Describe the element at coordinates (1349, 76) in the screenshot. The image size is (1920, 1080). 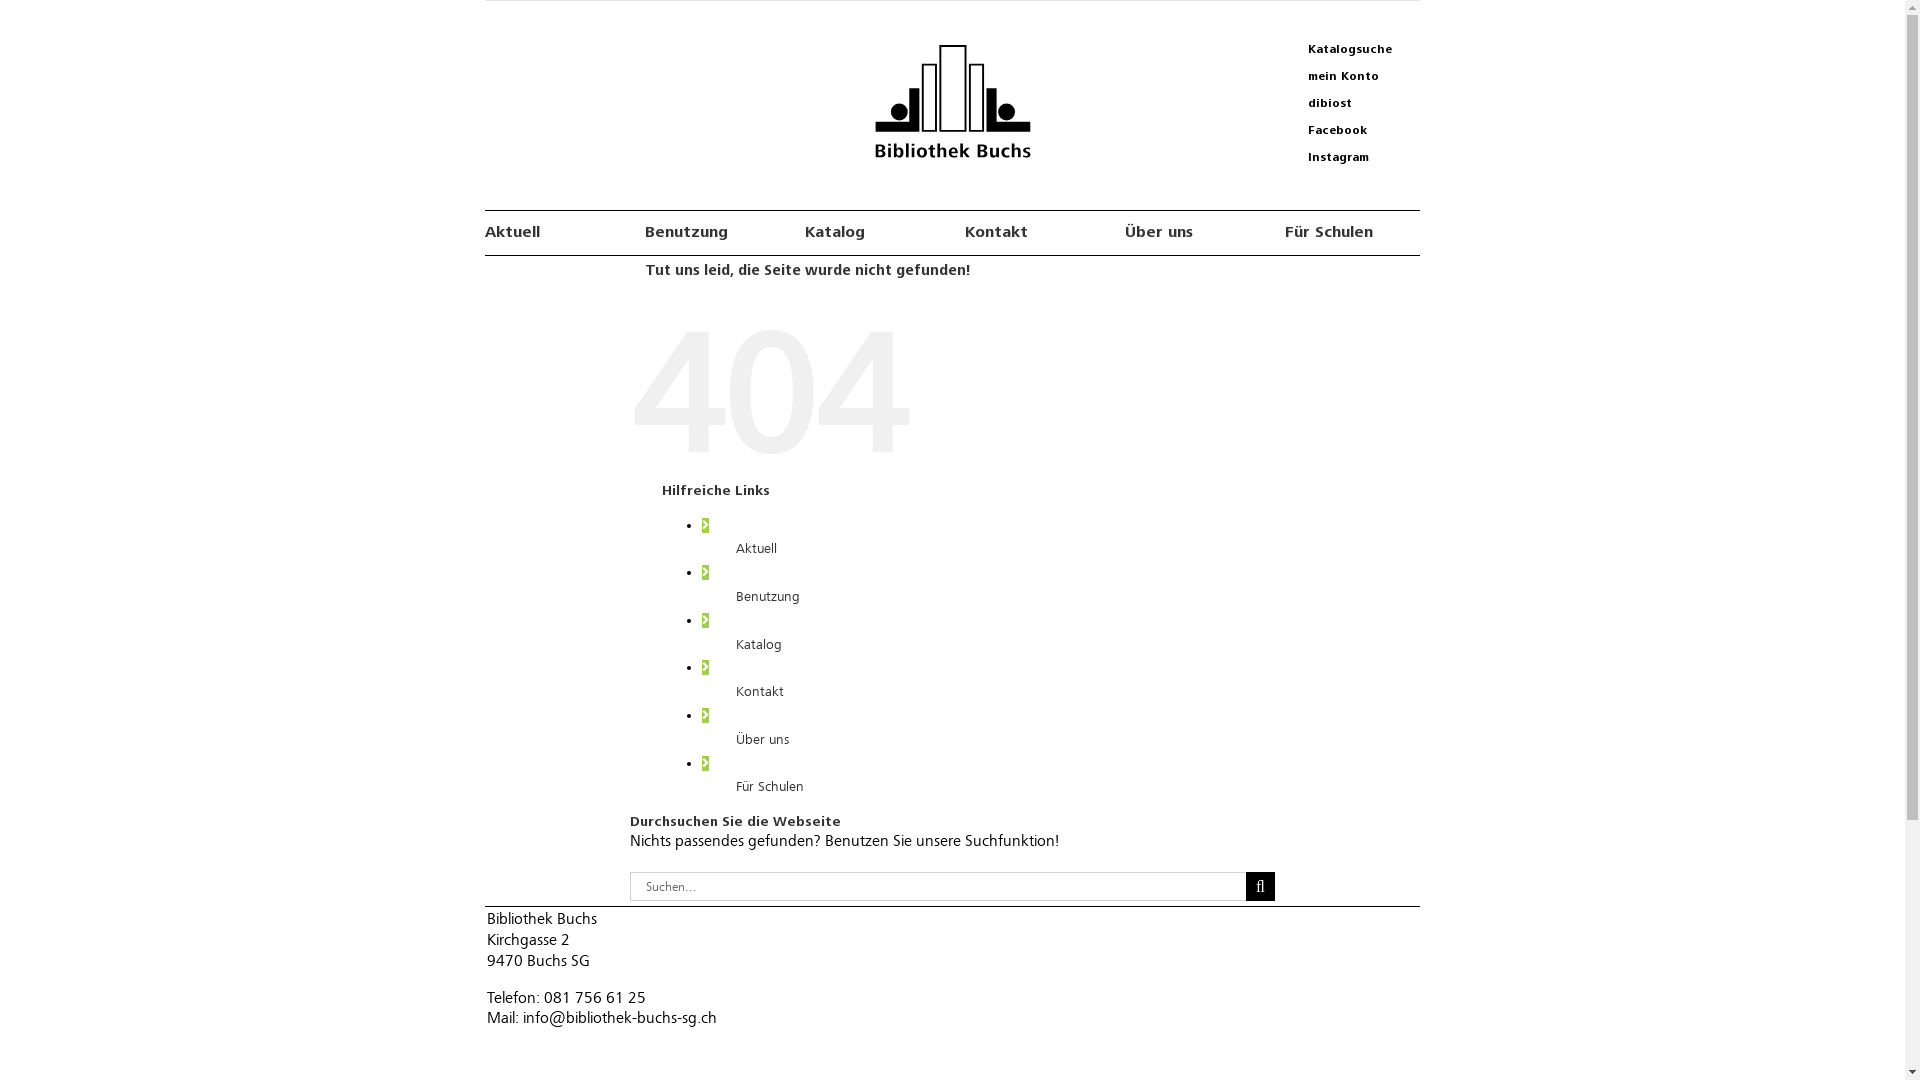
I see `'mein Konto'` at that location.